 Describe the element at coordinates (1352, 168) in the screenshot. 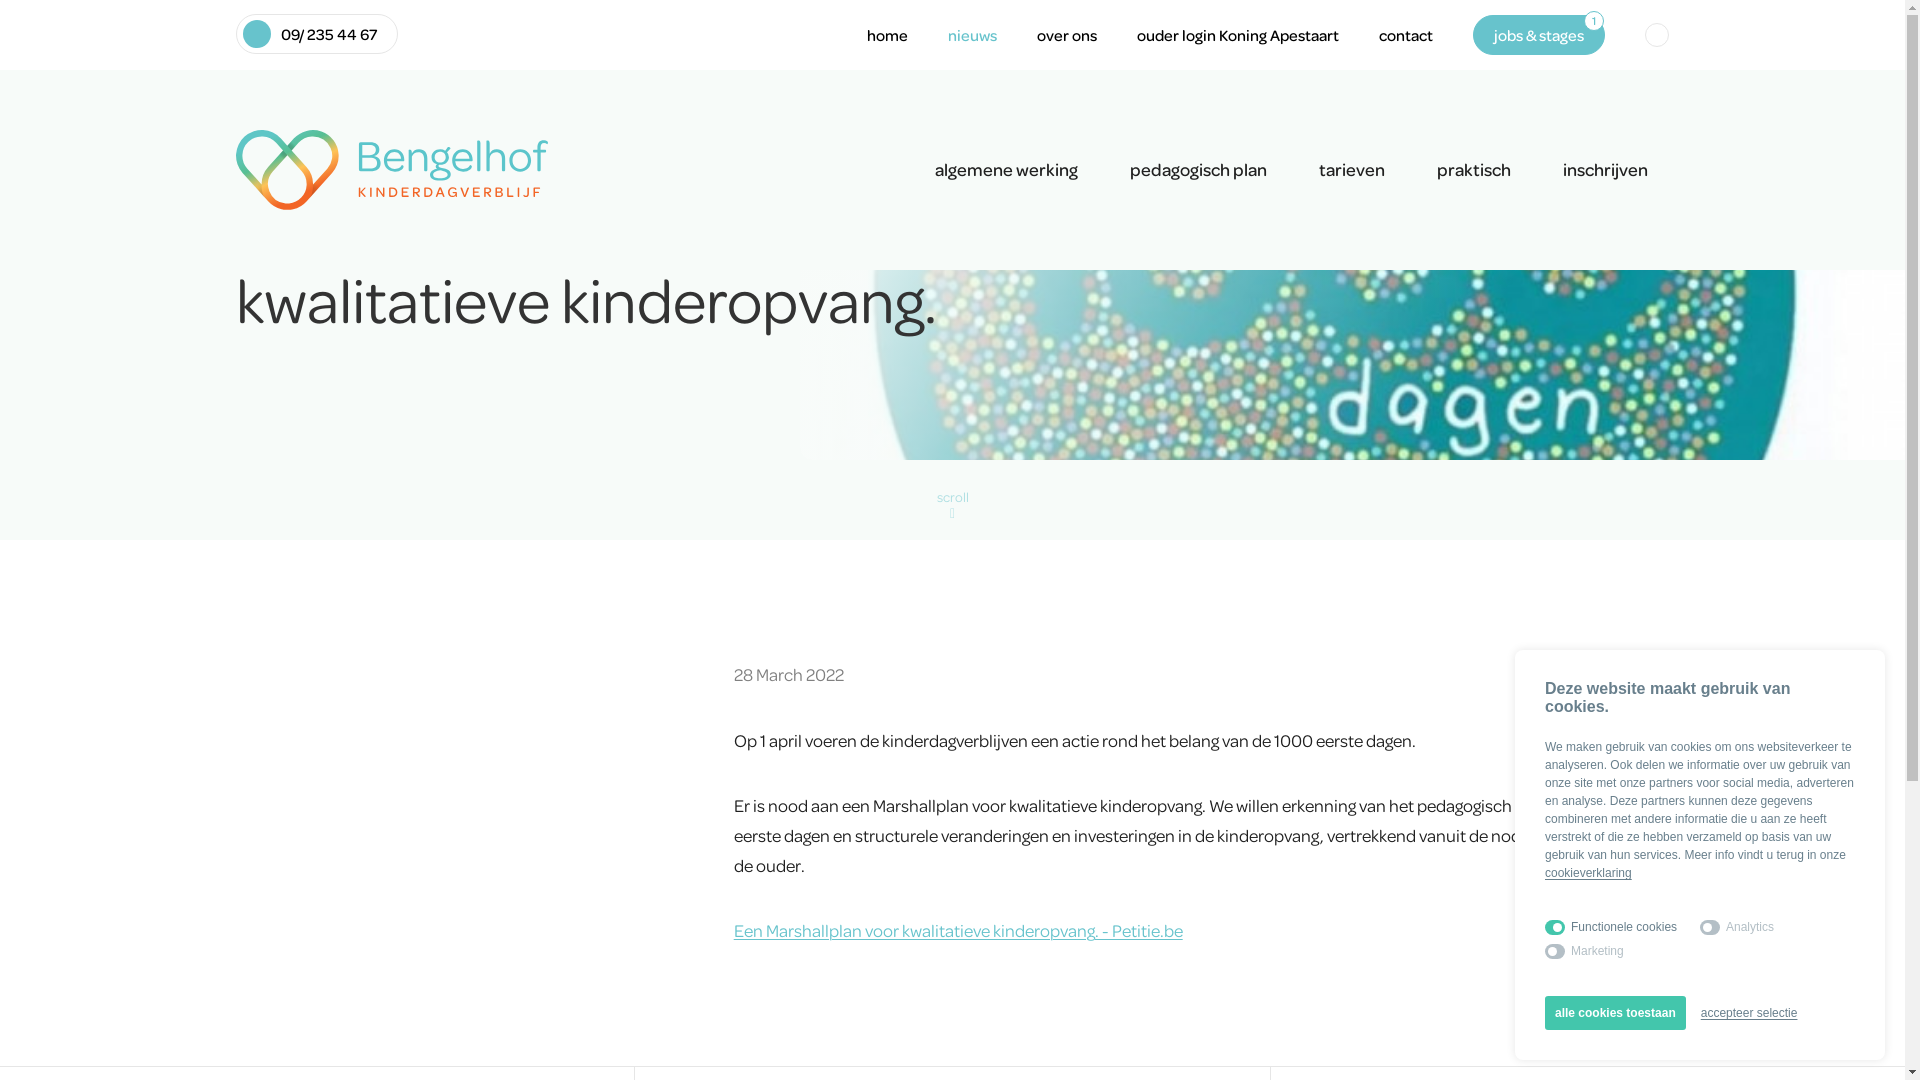

I see `'tarieven'` at that location.